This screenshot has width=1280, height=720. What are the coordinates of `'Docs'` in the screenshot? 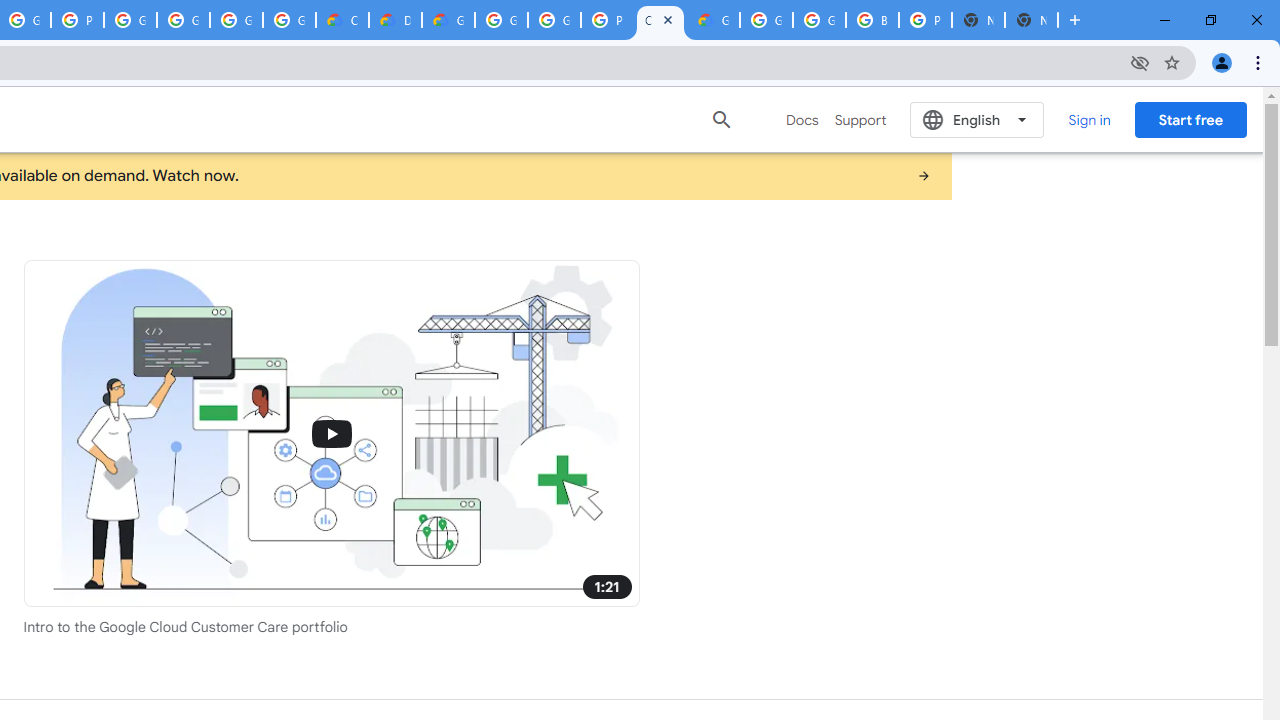 It's located at (802, 119).